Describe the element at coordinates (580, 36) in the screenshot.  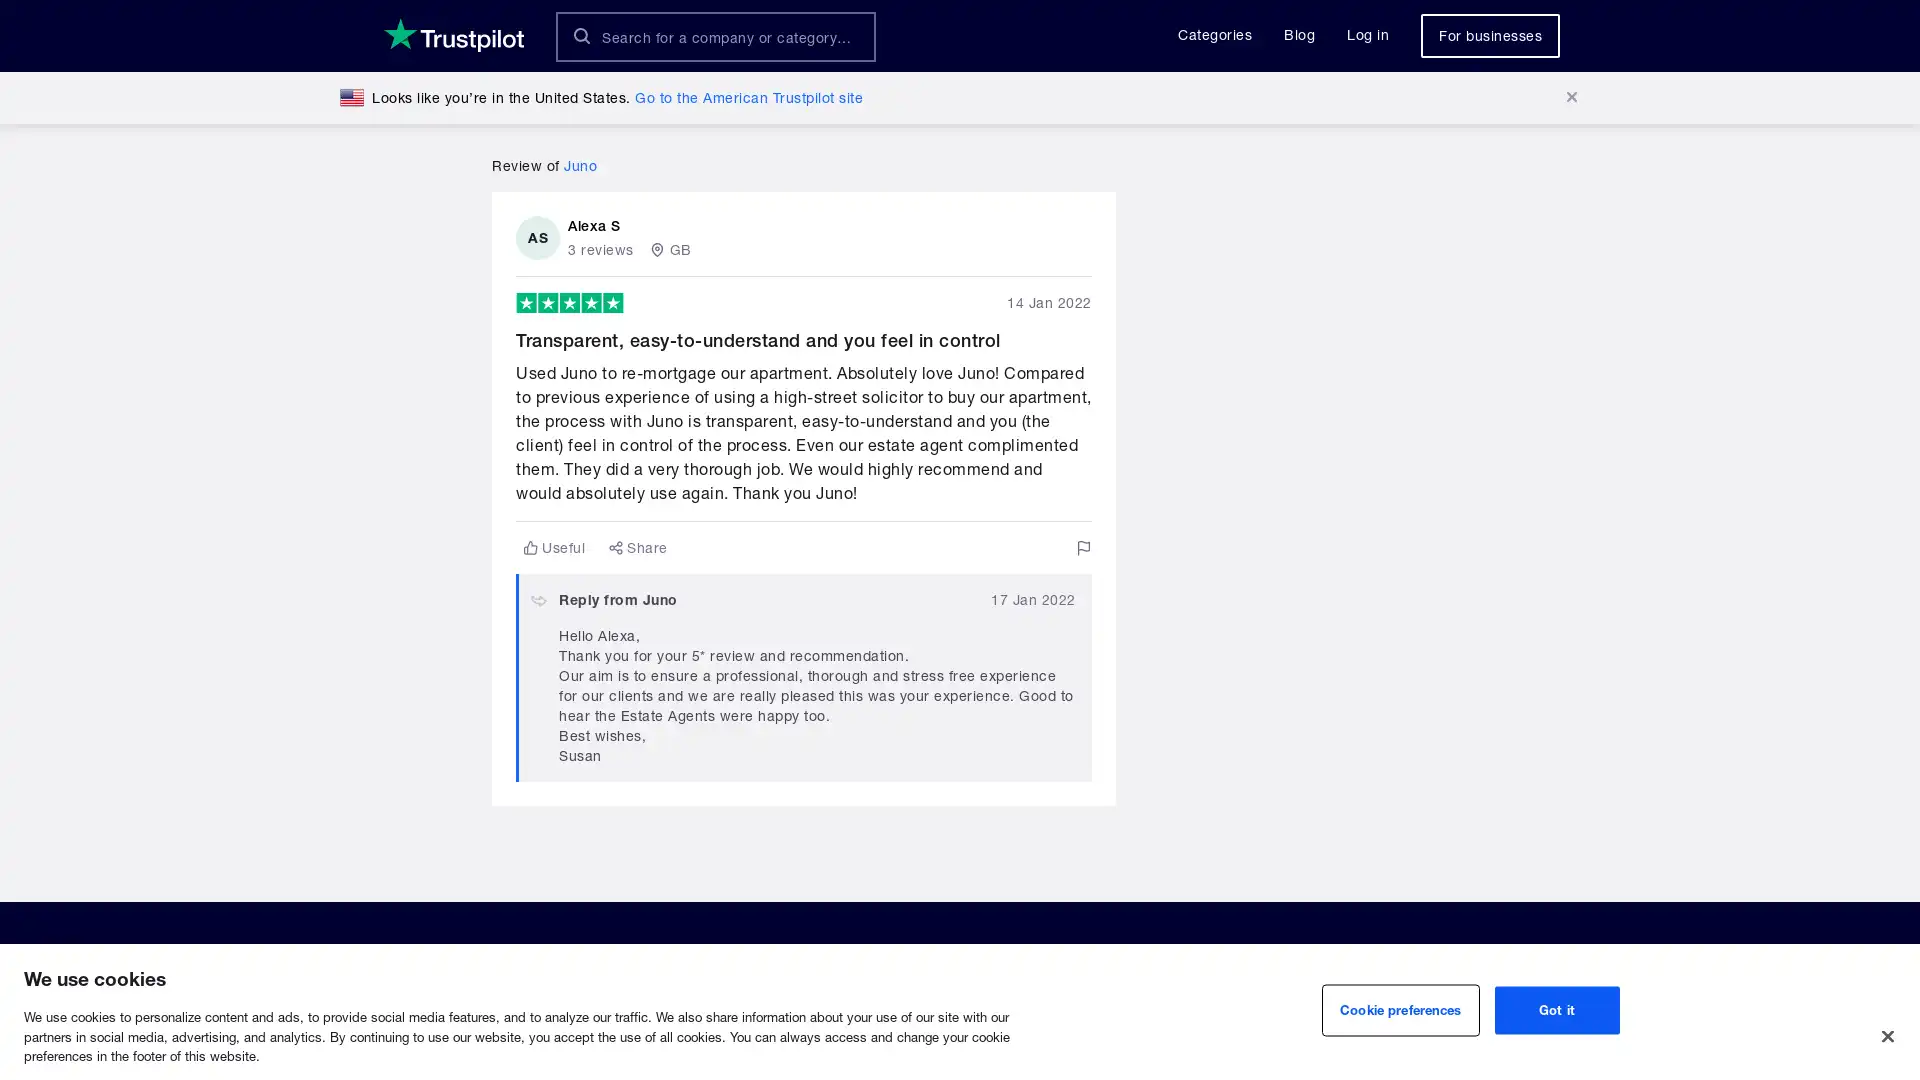
I see `Search` at that location.